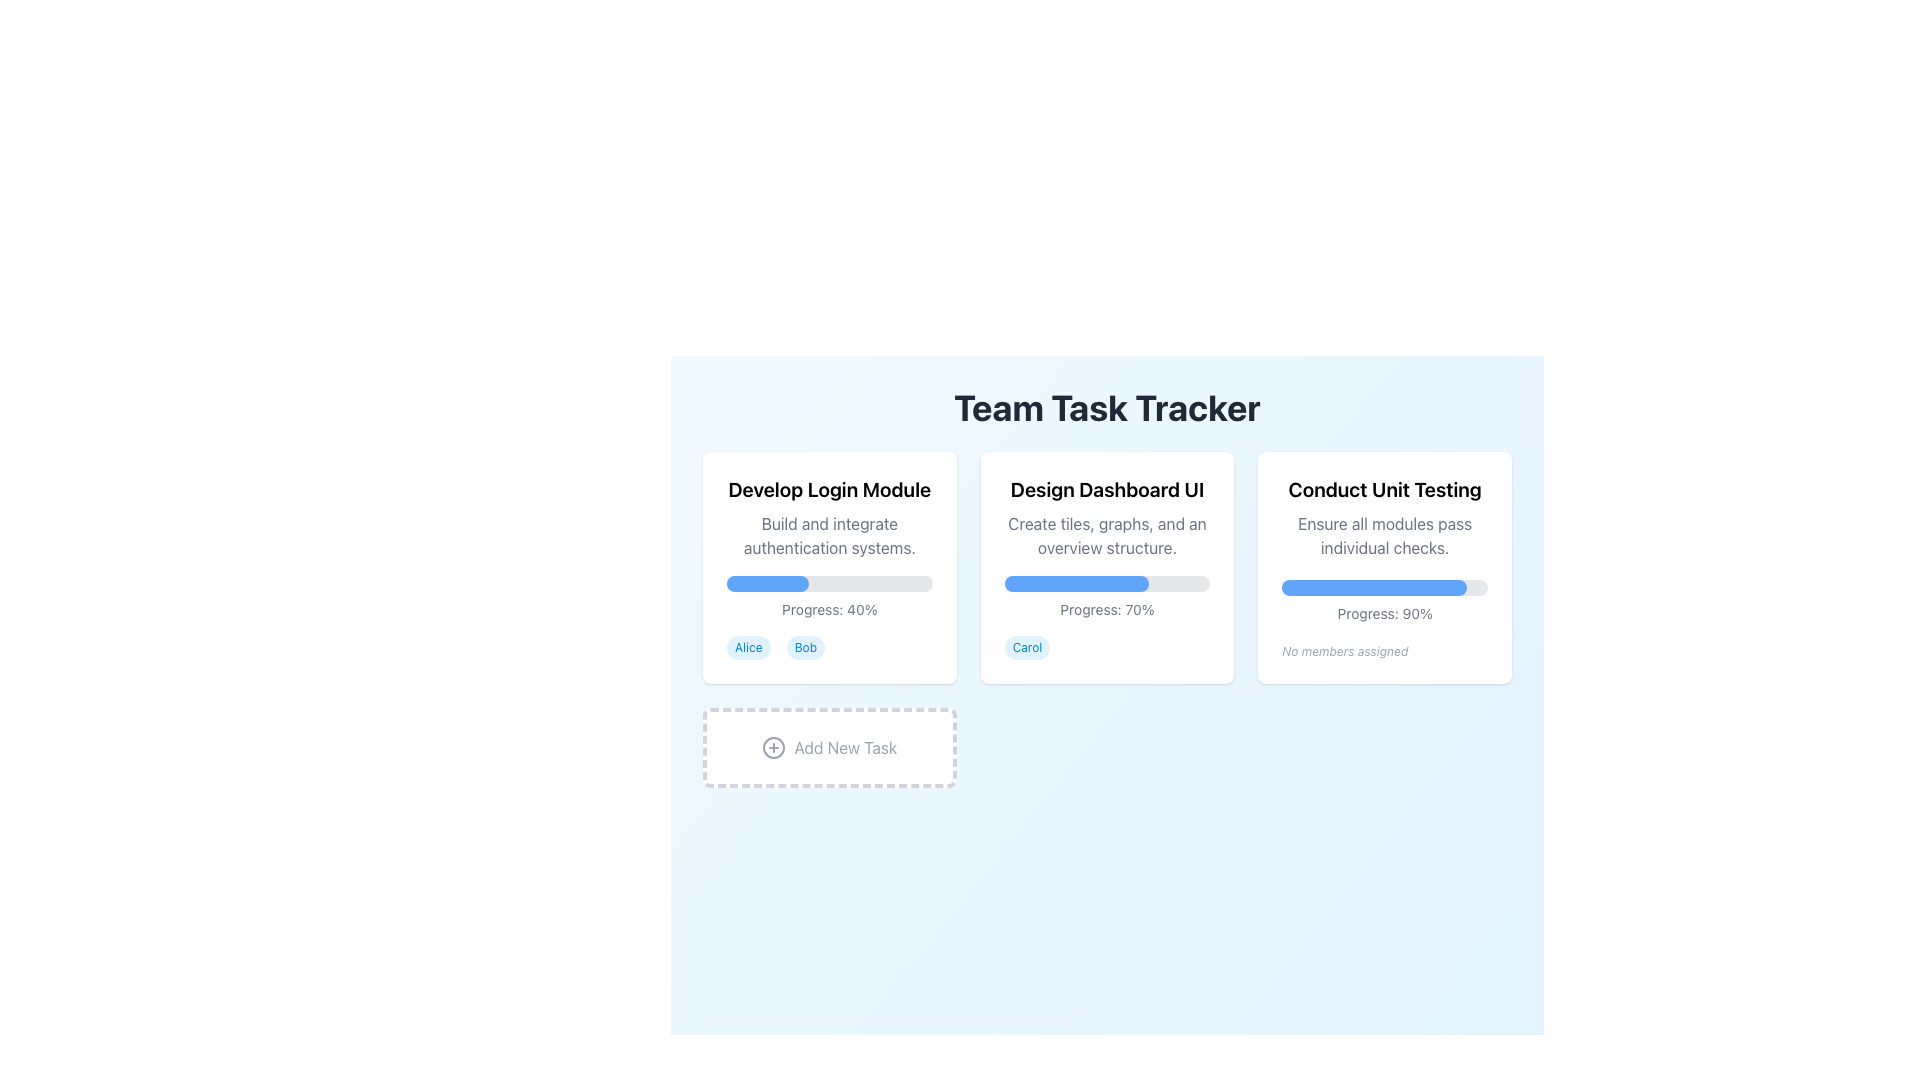 This screenshot has height=1080, width=1920. Describe the element at coordinates (1384, 567) in the screenshot. I see `the card titled 'Conduct Unit Testing'` at that location.